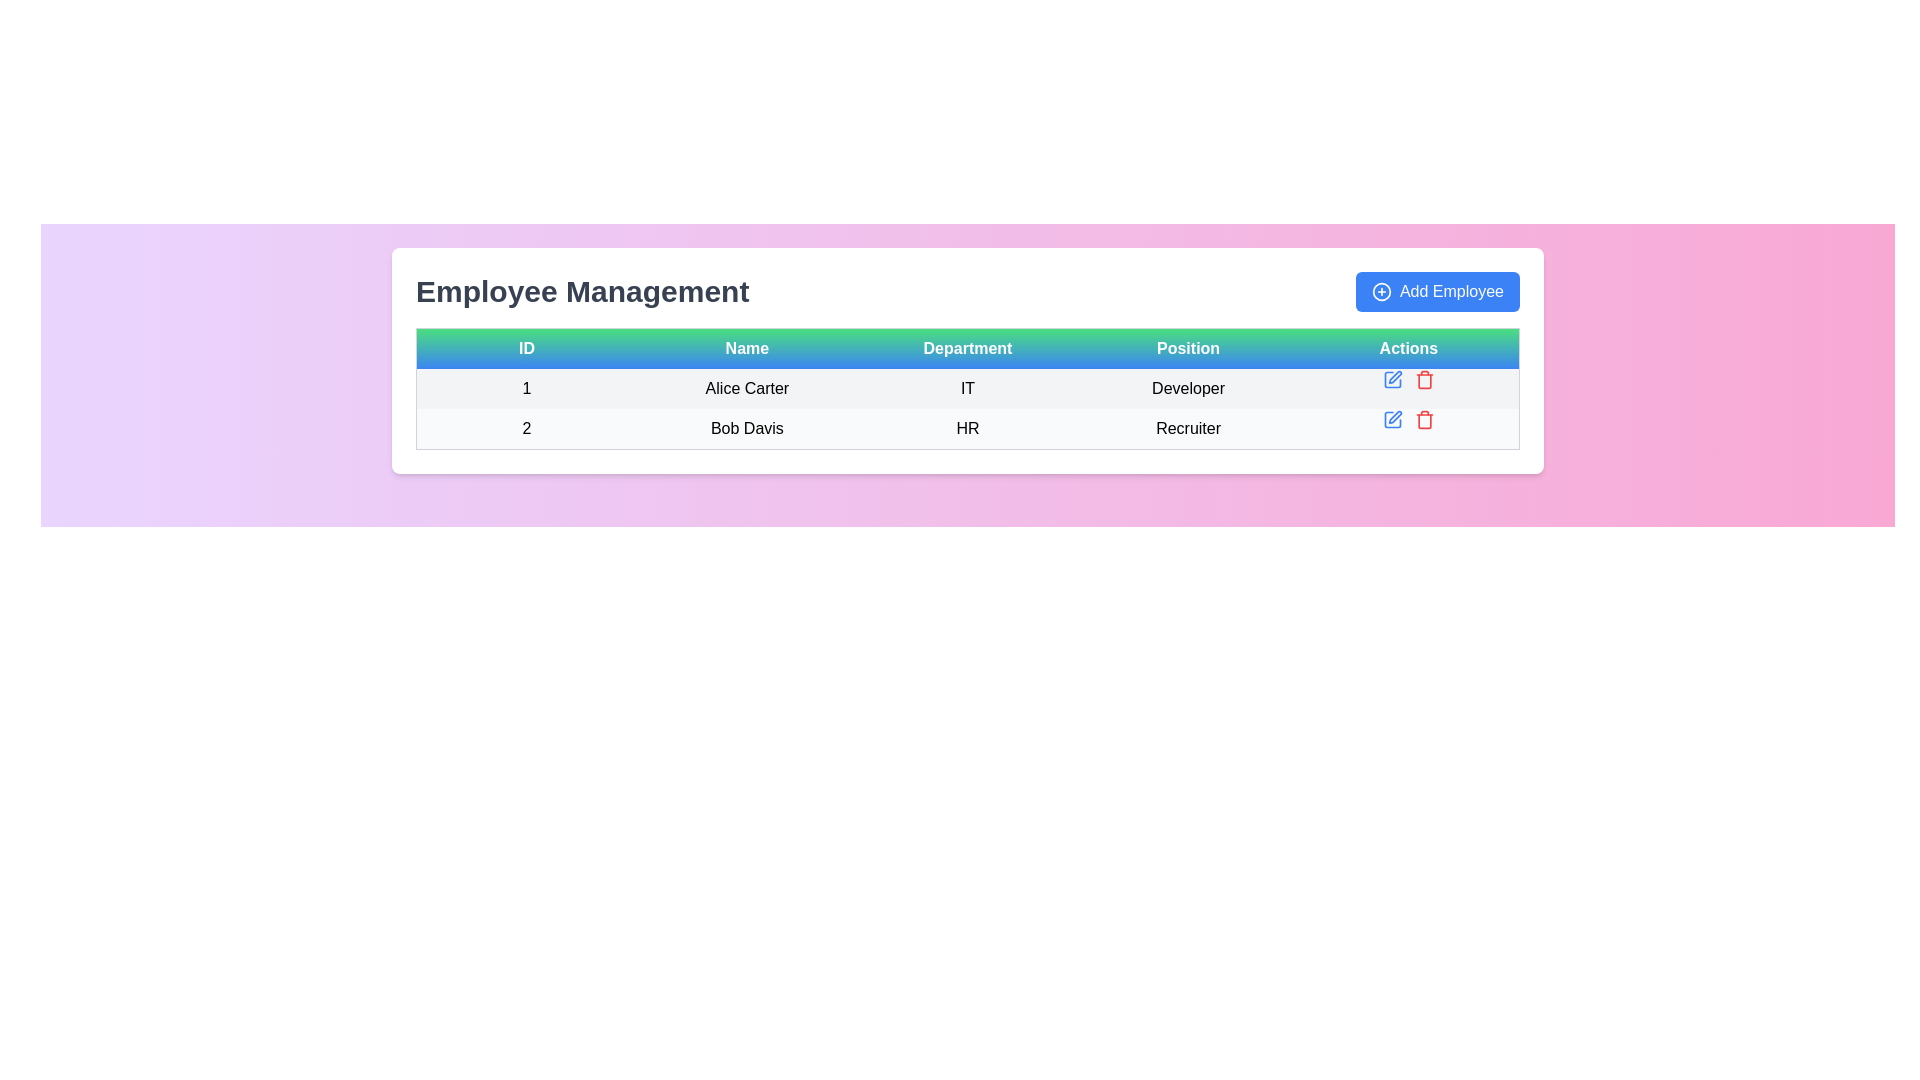 This screenshot has width=1920, height=1080. I want to click on the 'Add New Employee' button located at the top-right of the 'Employee Management' section, so click(1436, 292).